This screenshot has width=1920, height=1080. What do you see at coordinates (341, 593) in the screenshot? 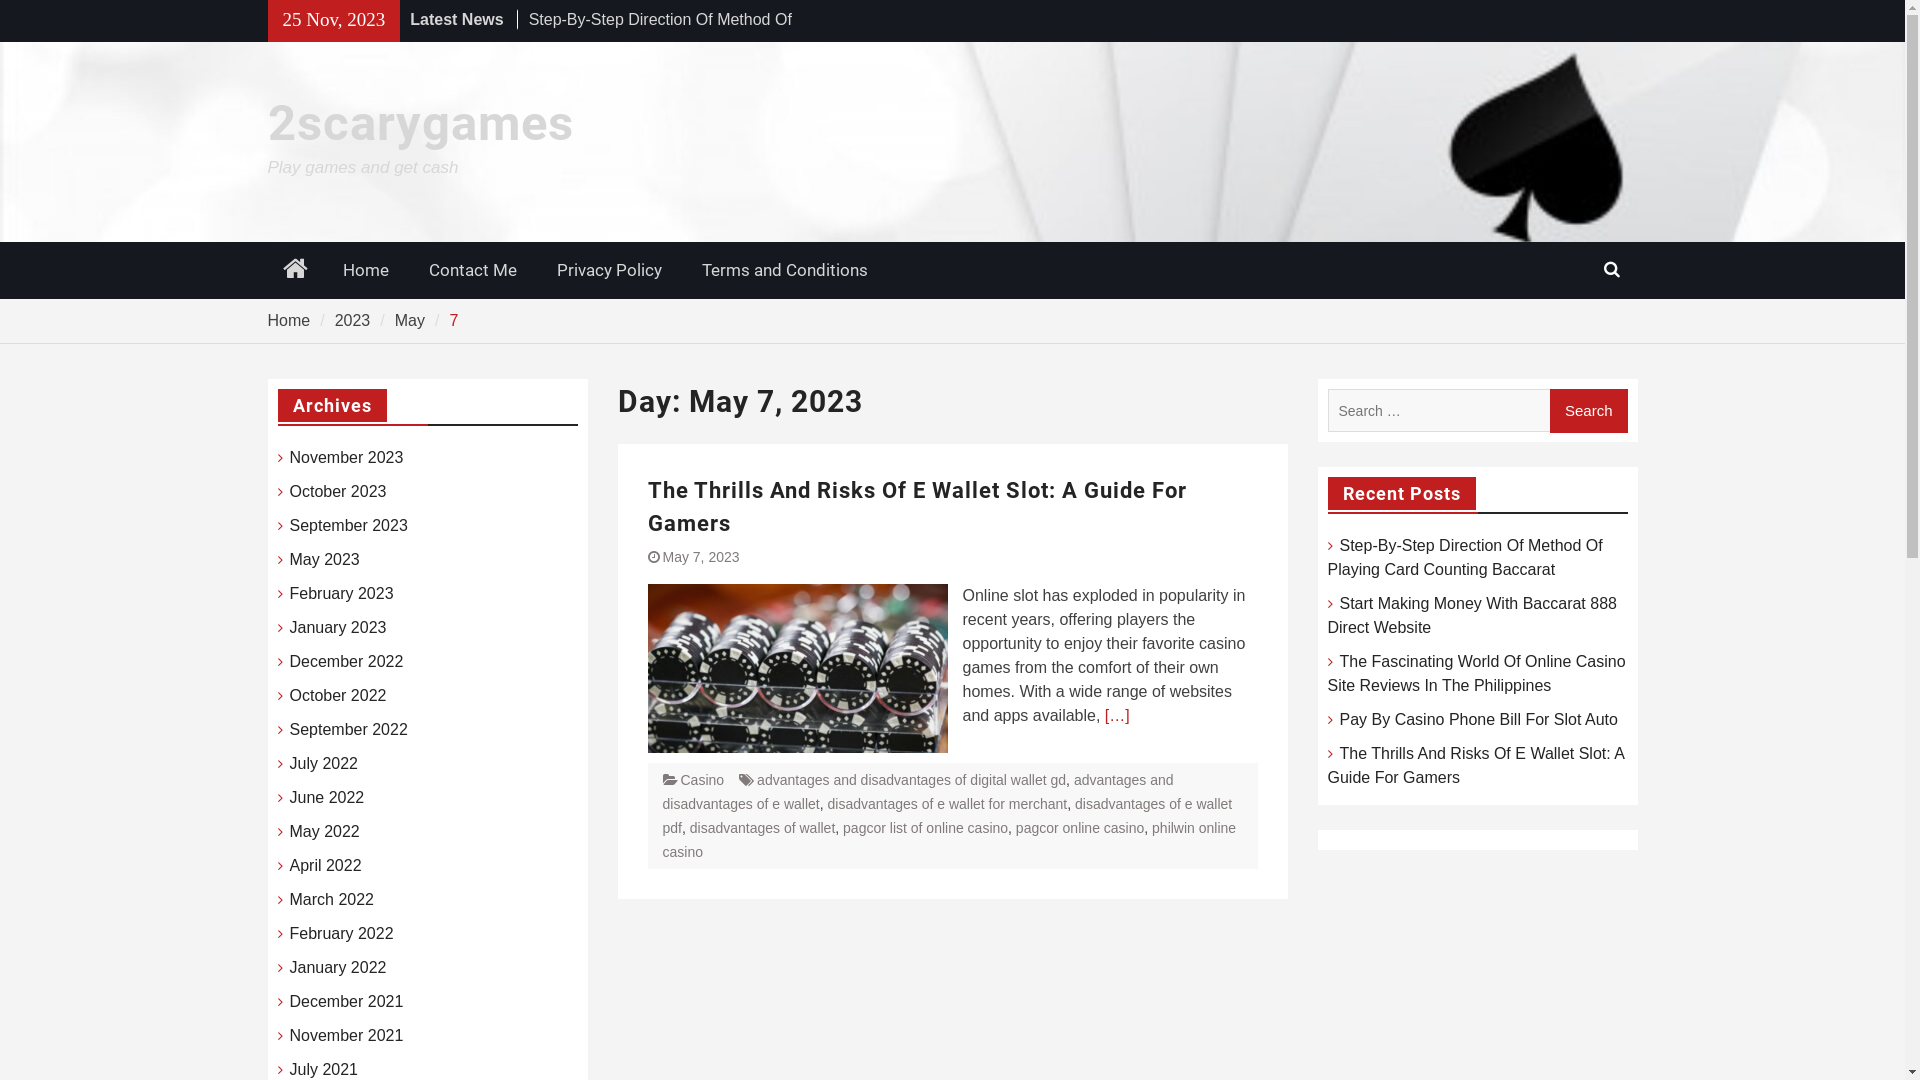
I see `'February 2023'` at bounding box center [341, 593].